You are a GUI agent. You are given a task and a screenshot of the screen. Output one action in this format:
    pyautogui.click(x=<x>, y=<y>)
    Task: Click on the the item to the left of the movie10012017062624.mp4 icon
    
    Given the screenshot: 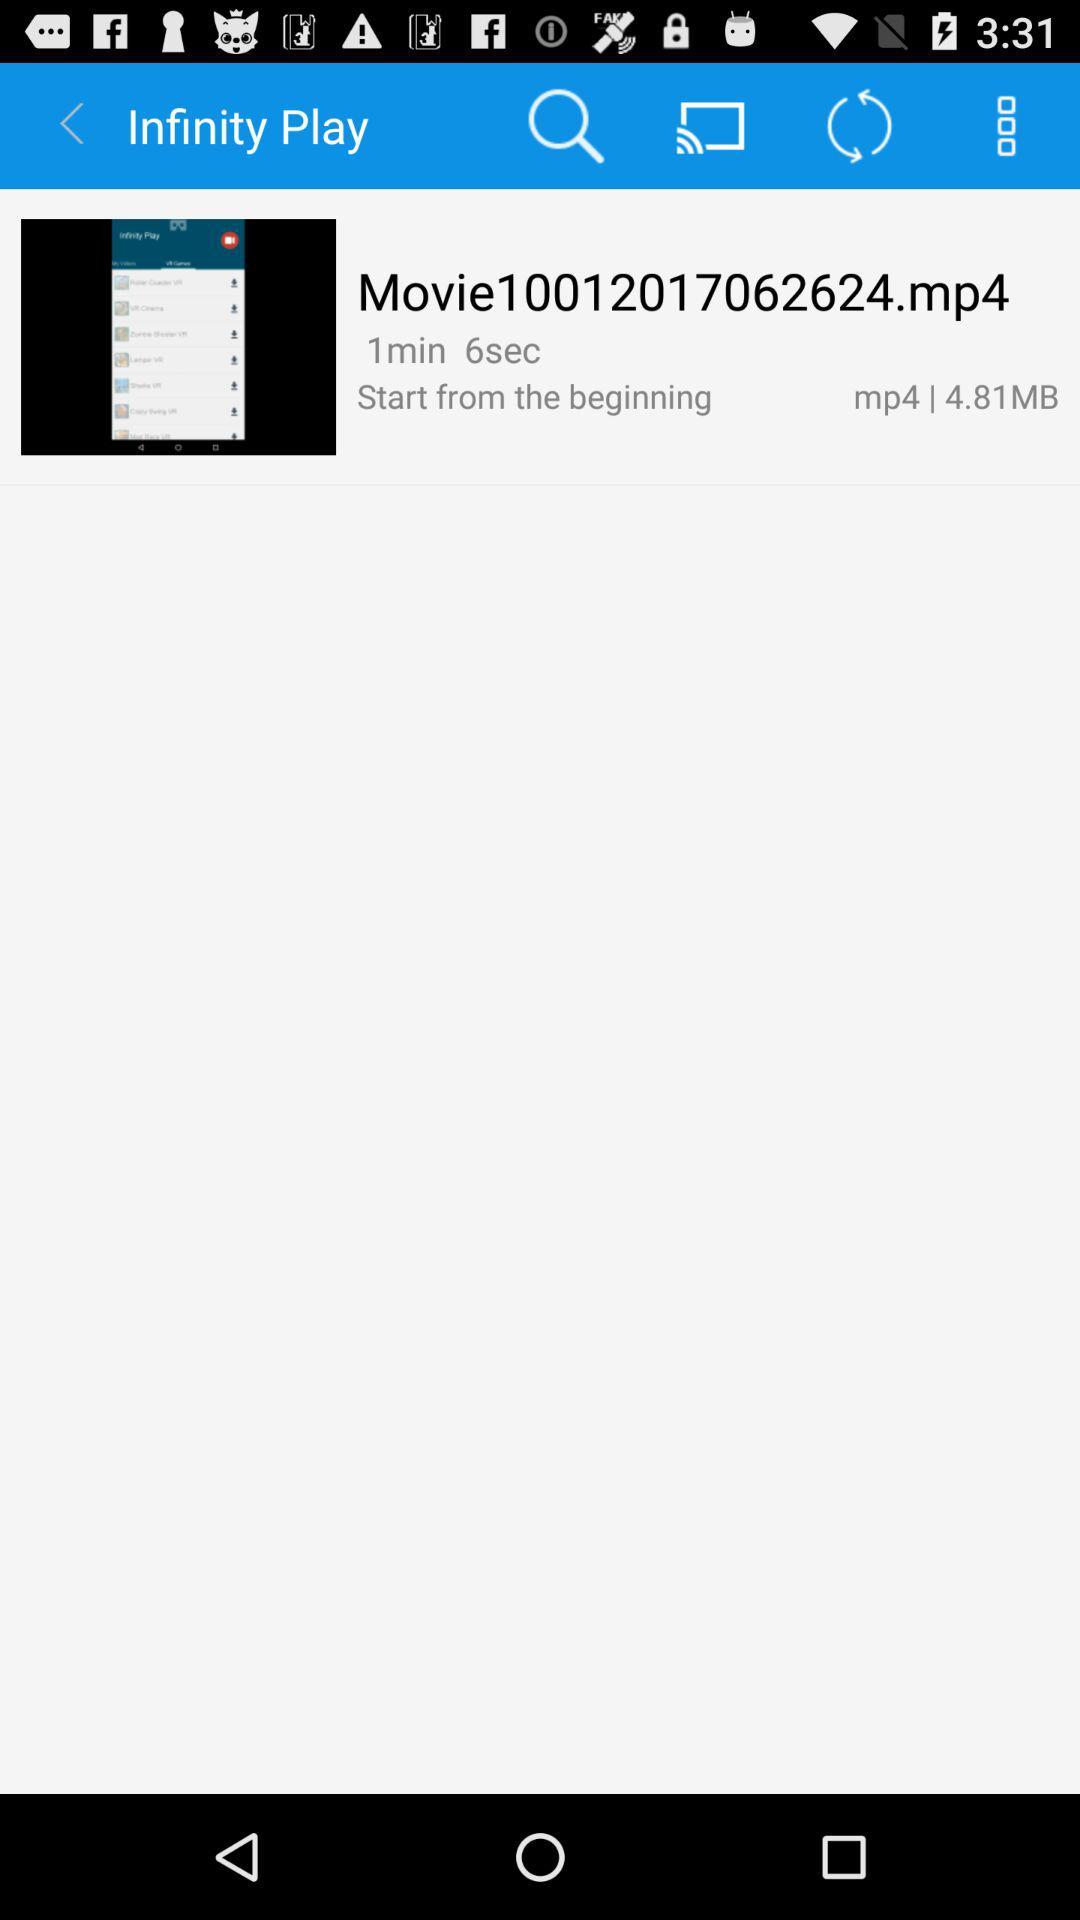 What is the action you would take?
    pyautogui.click(x=177, y=337)
    